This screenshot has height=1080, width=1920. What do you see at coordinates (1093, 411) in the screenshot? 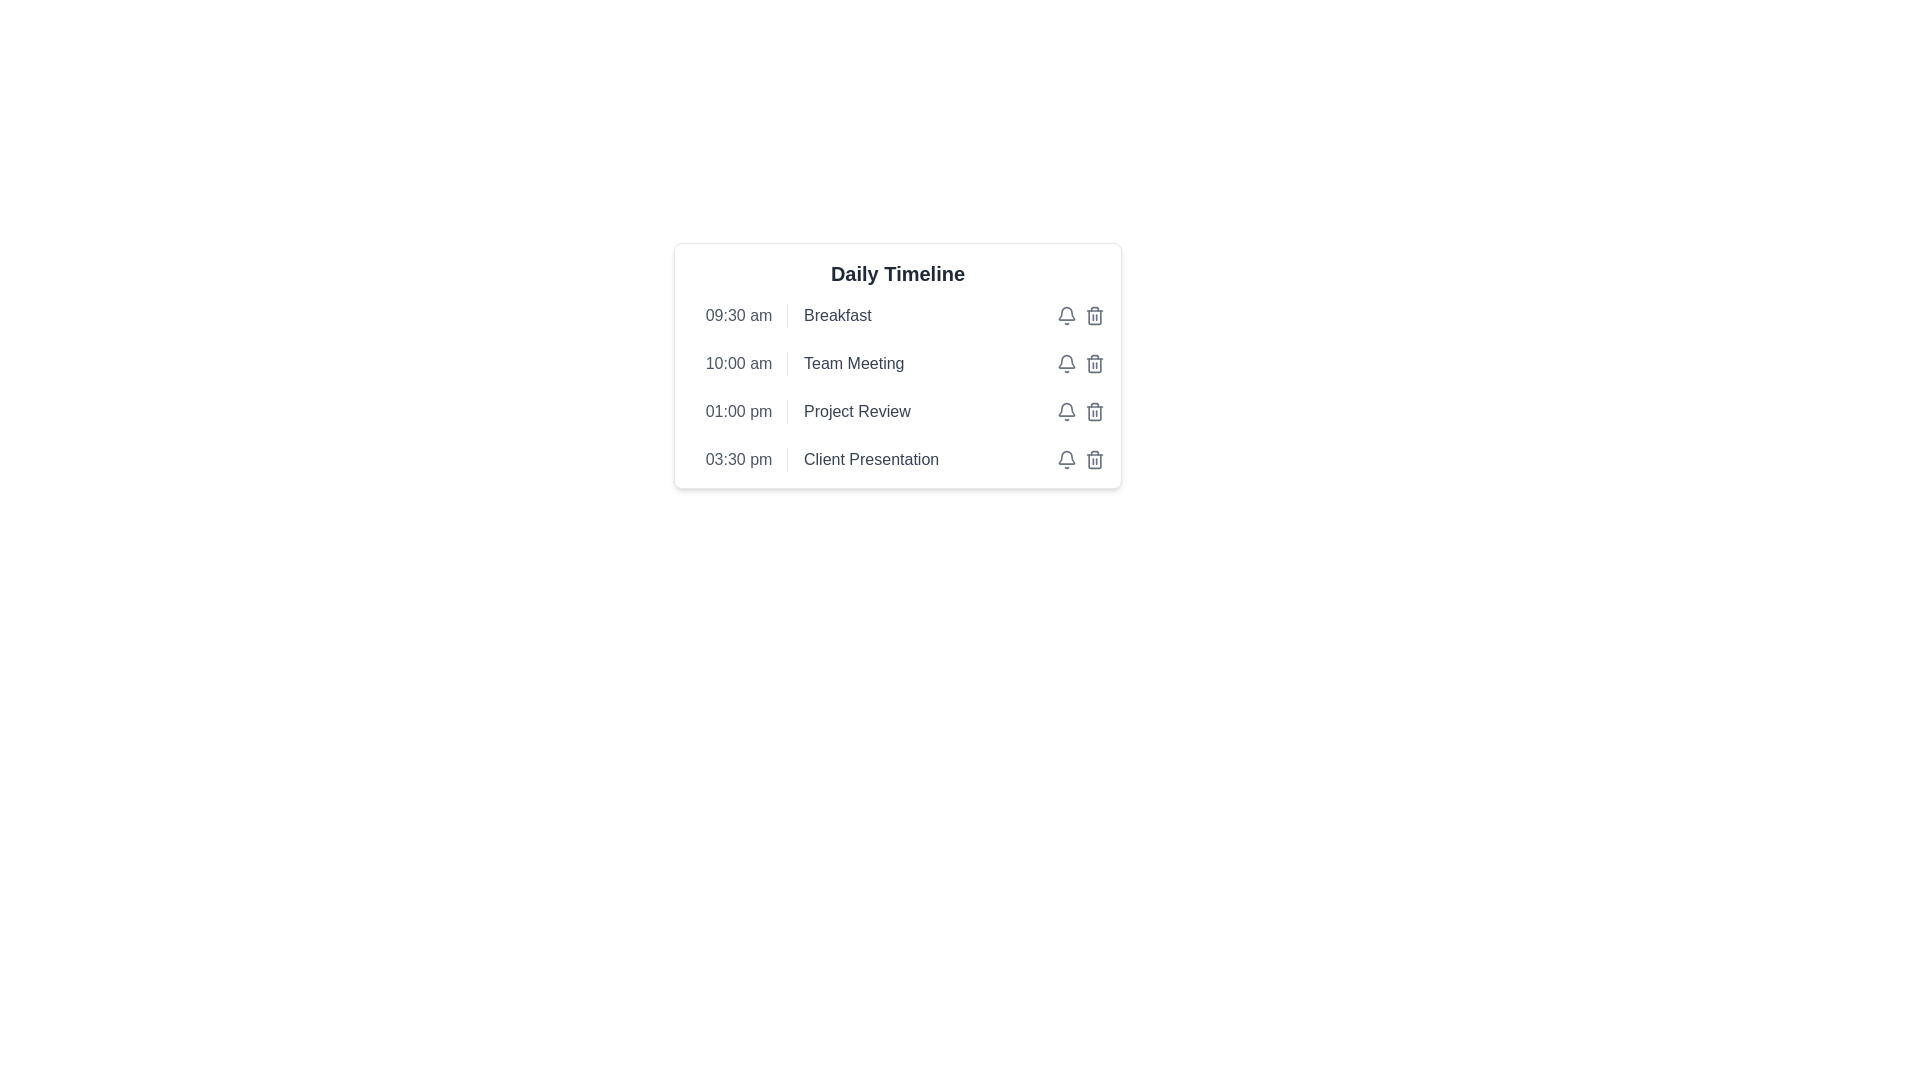
I see `the small gray trashcan icon button located in the fourth column of the fourth row, adjacent to the '1:00 pm Project Review' row entry` at bounding box center [1093, 411].